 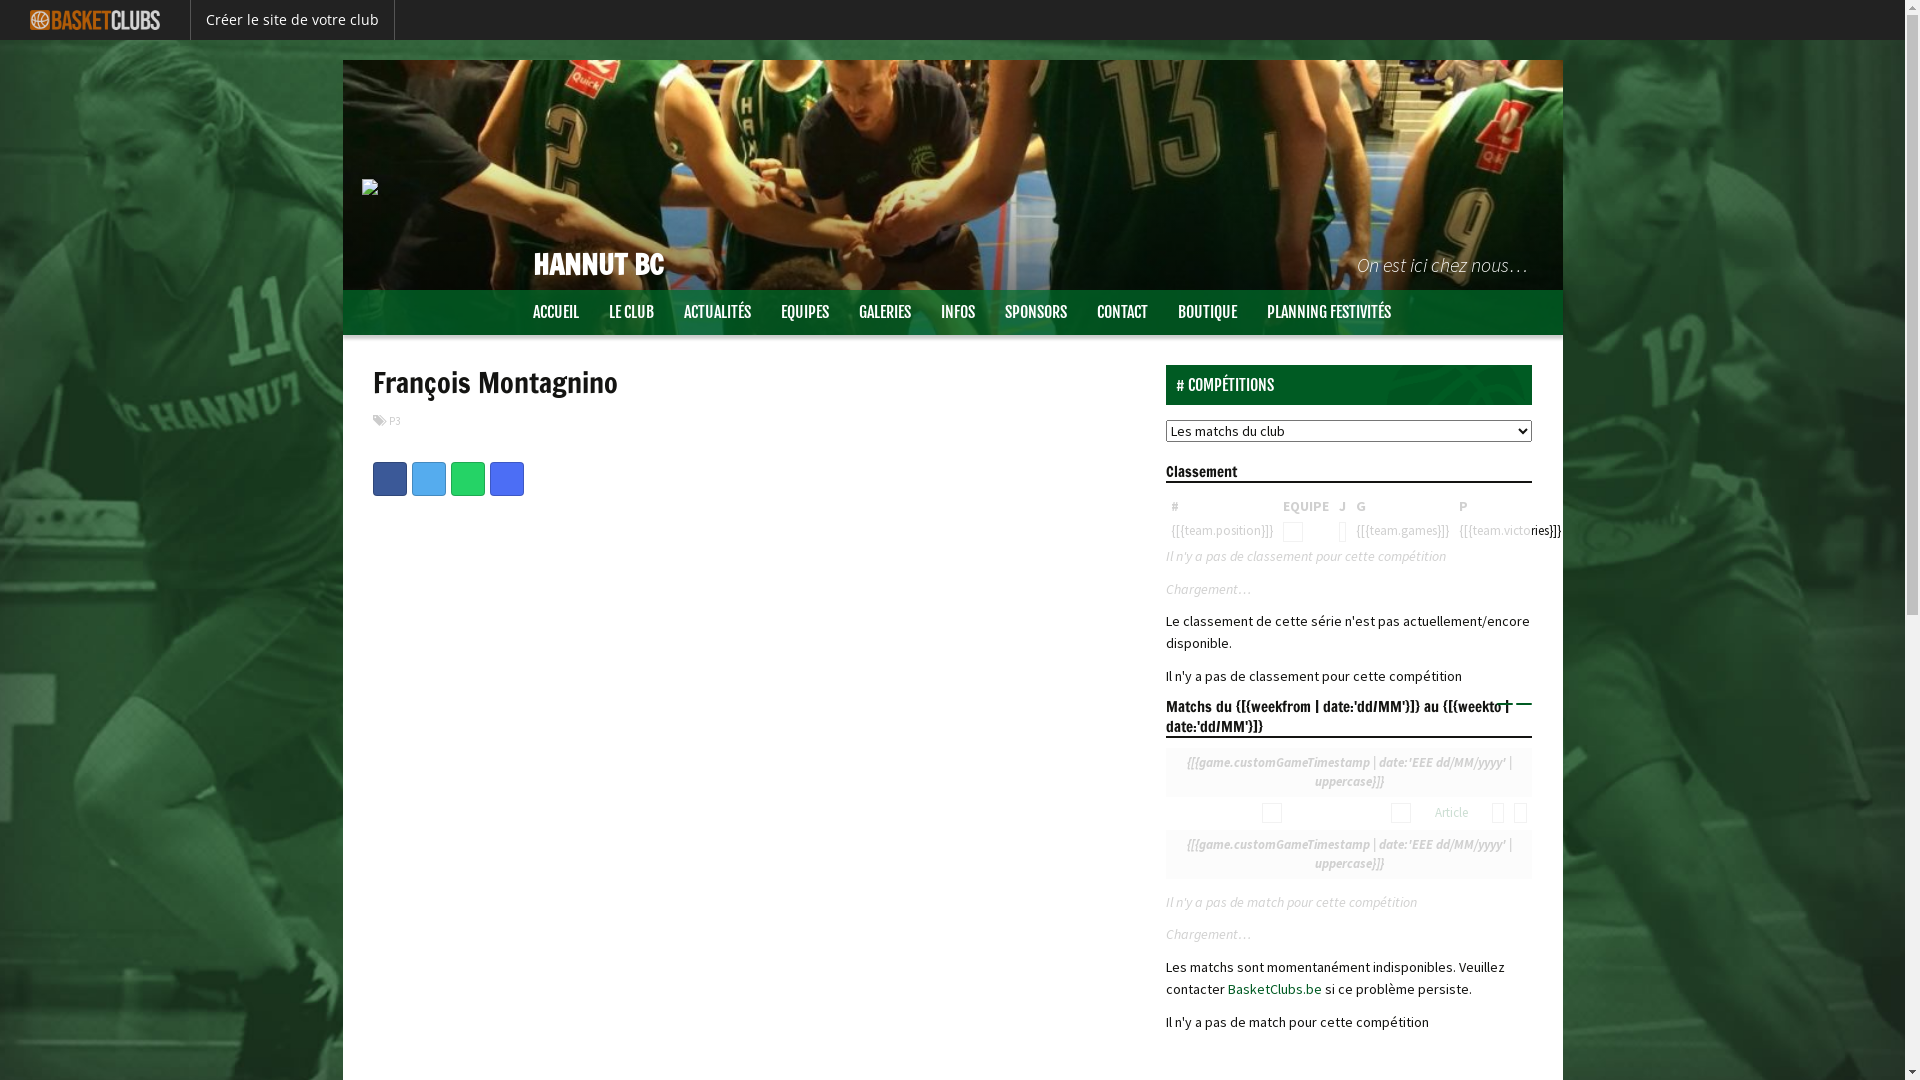 I want to click on 'BOUTIQUE', so click(x=1205, y=312).